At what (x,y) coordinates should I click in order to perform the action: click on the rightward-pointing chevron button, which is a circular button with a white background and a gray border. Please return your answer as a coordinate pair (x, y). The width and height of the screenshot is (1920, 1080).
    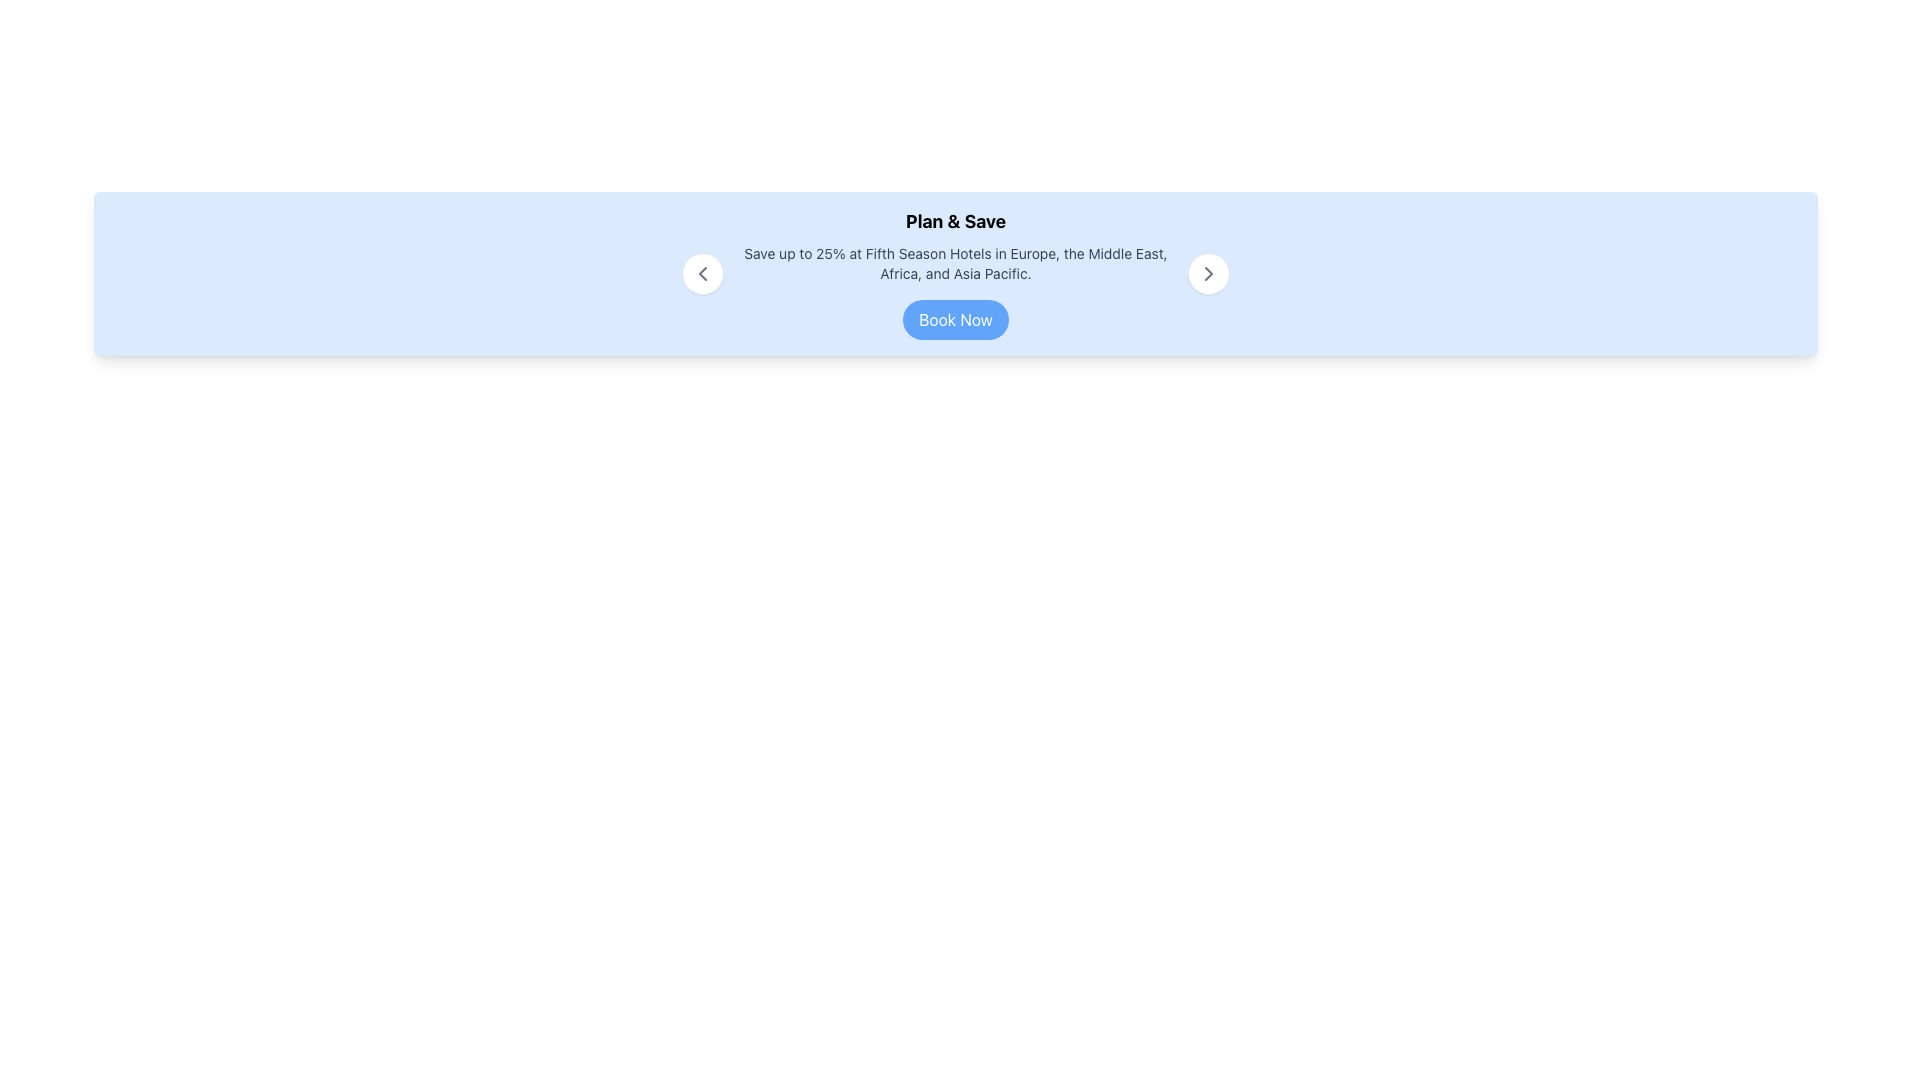
    Looking at the image, I should click on (1208, 273).